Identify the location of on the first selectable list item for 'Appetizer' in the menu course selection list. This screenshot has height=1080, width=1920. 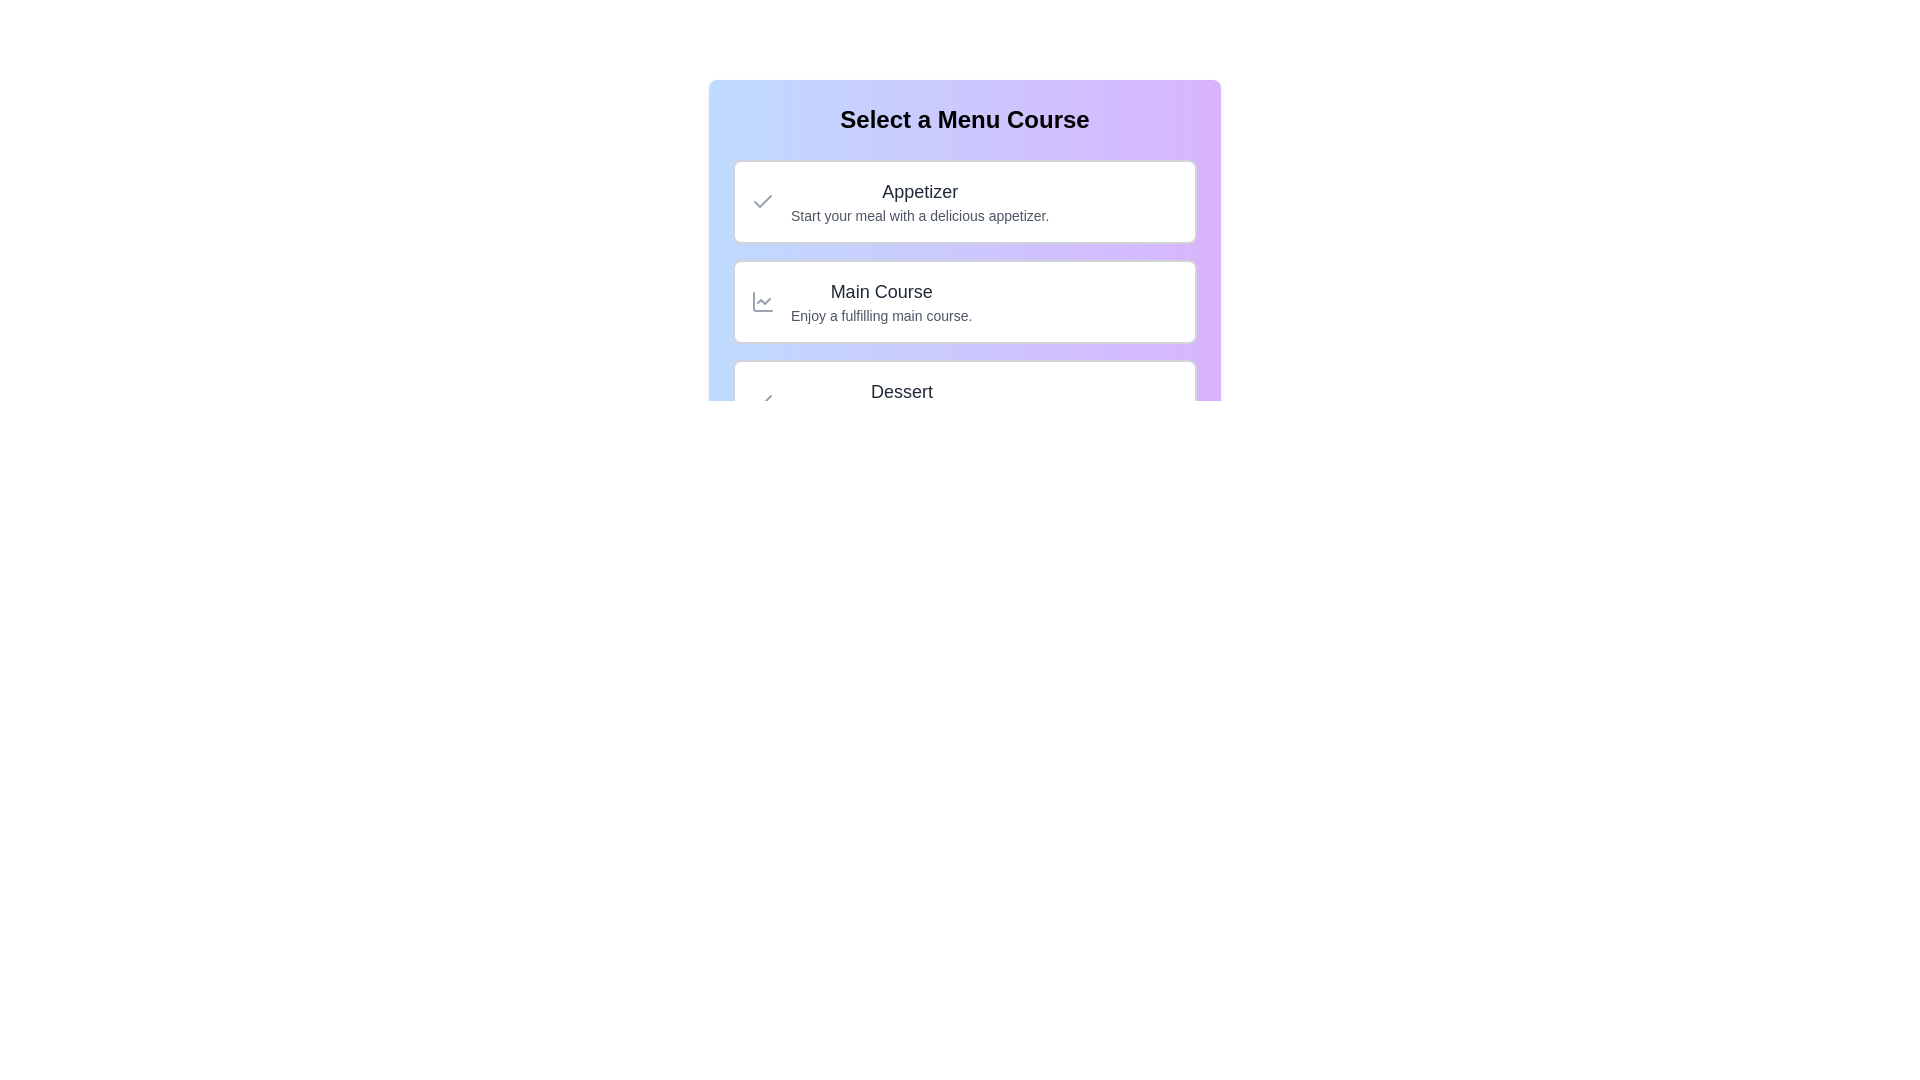
(964, 201).